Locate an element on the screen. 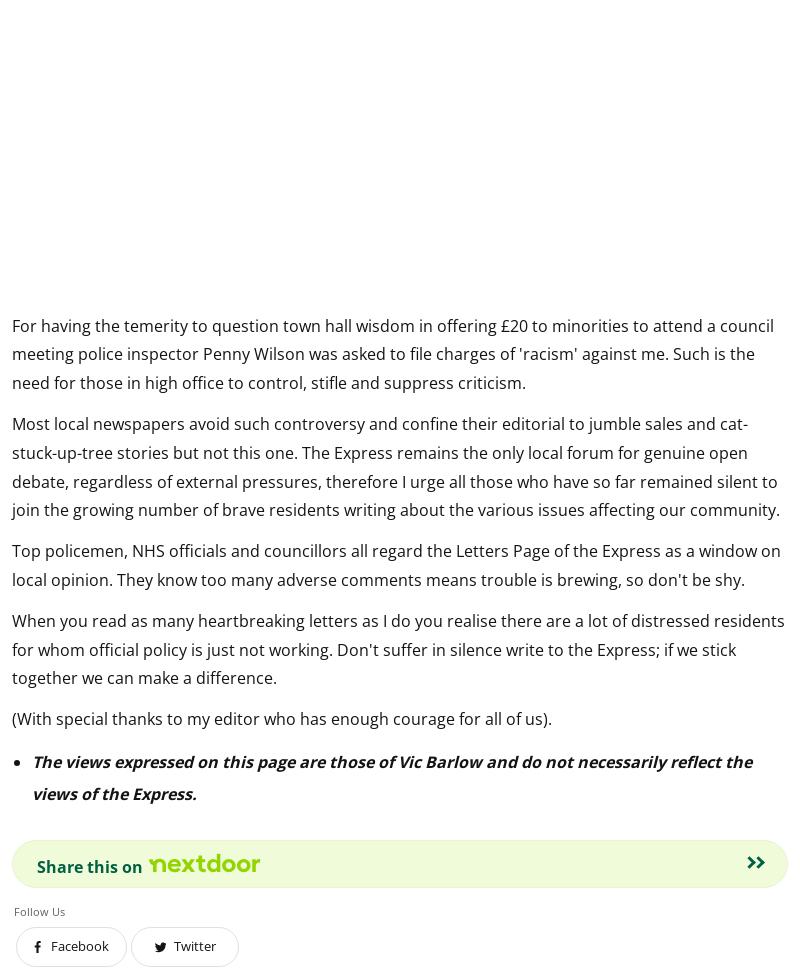  '(With special thanks to my editor who has enough courage for all of us).' is located at coordinates (282, 718).